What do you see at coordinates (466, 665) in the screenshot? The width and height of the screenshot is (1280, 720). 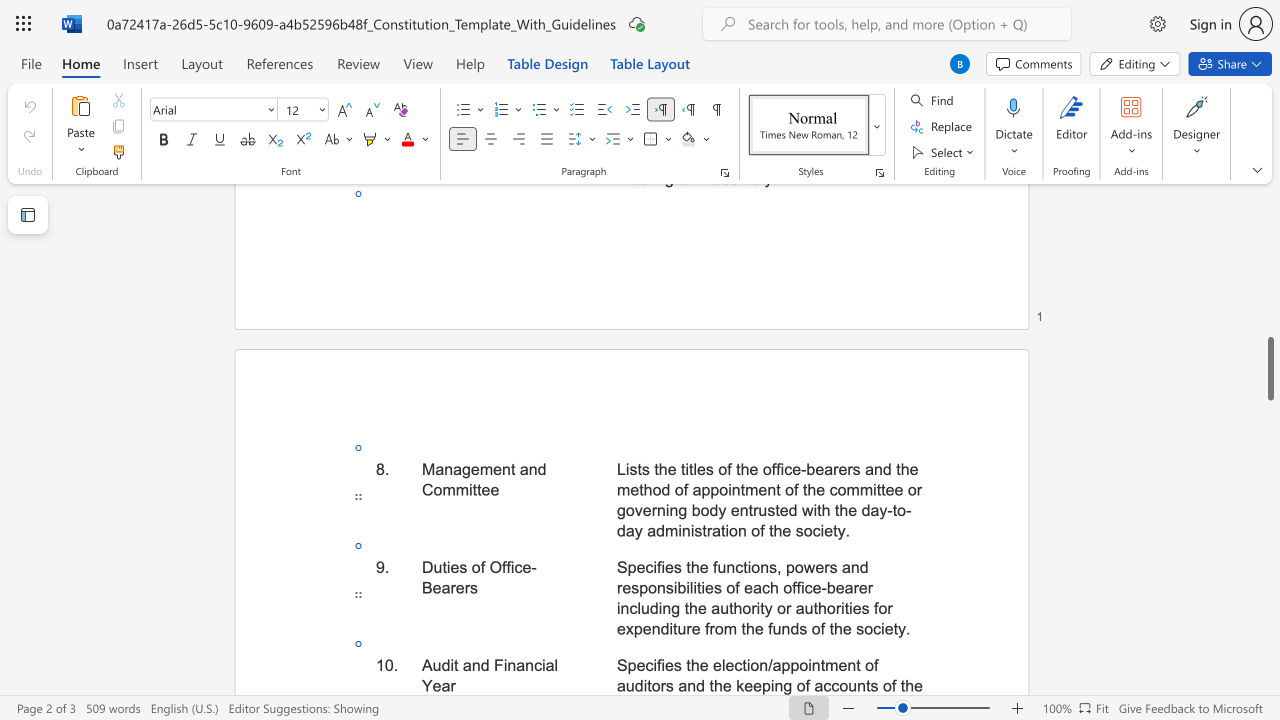 I see `the 1th character "a" in the text` at bounding box center [466, 665].